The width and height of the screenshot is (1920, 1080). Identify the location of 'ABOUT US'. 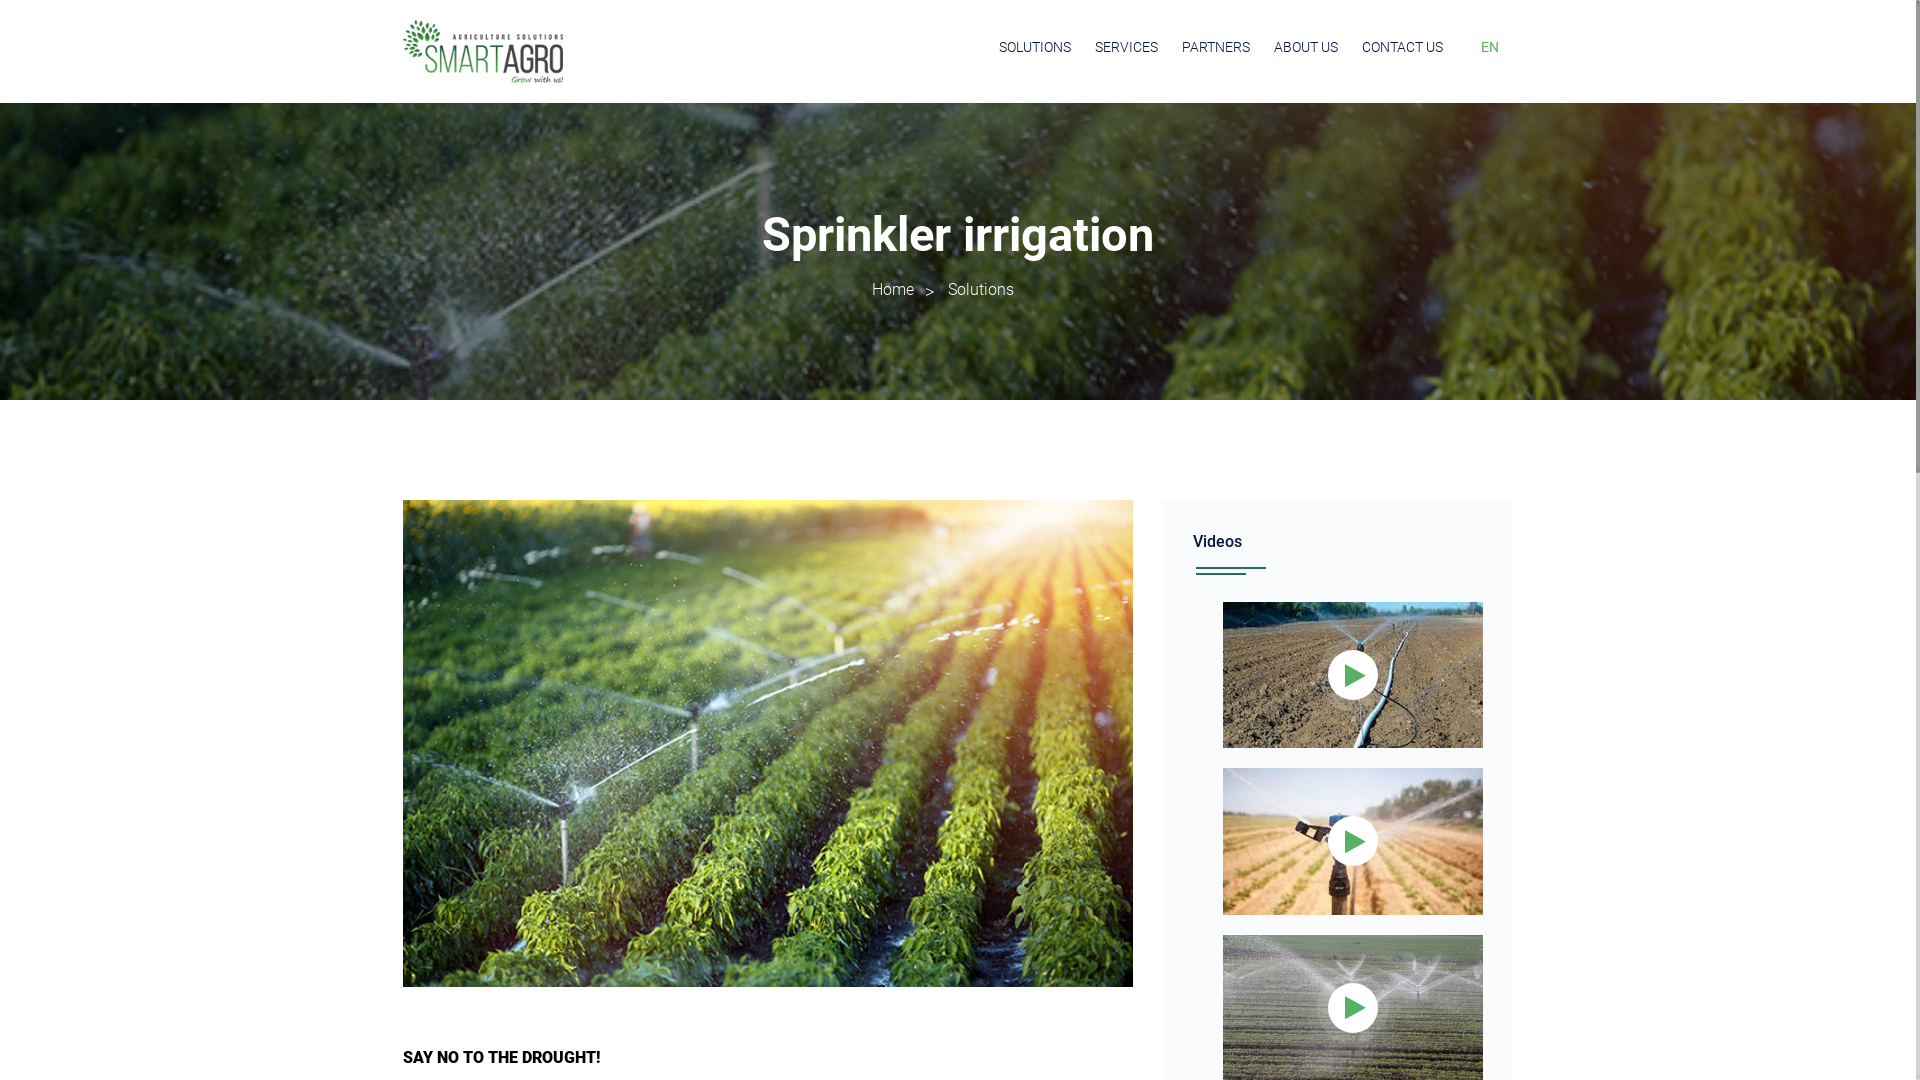
(1272, 45).